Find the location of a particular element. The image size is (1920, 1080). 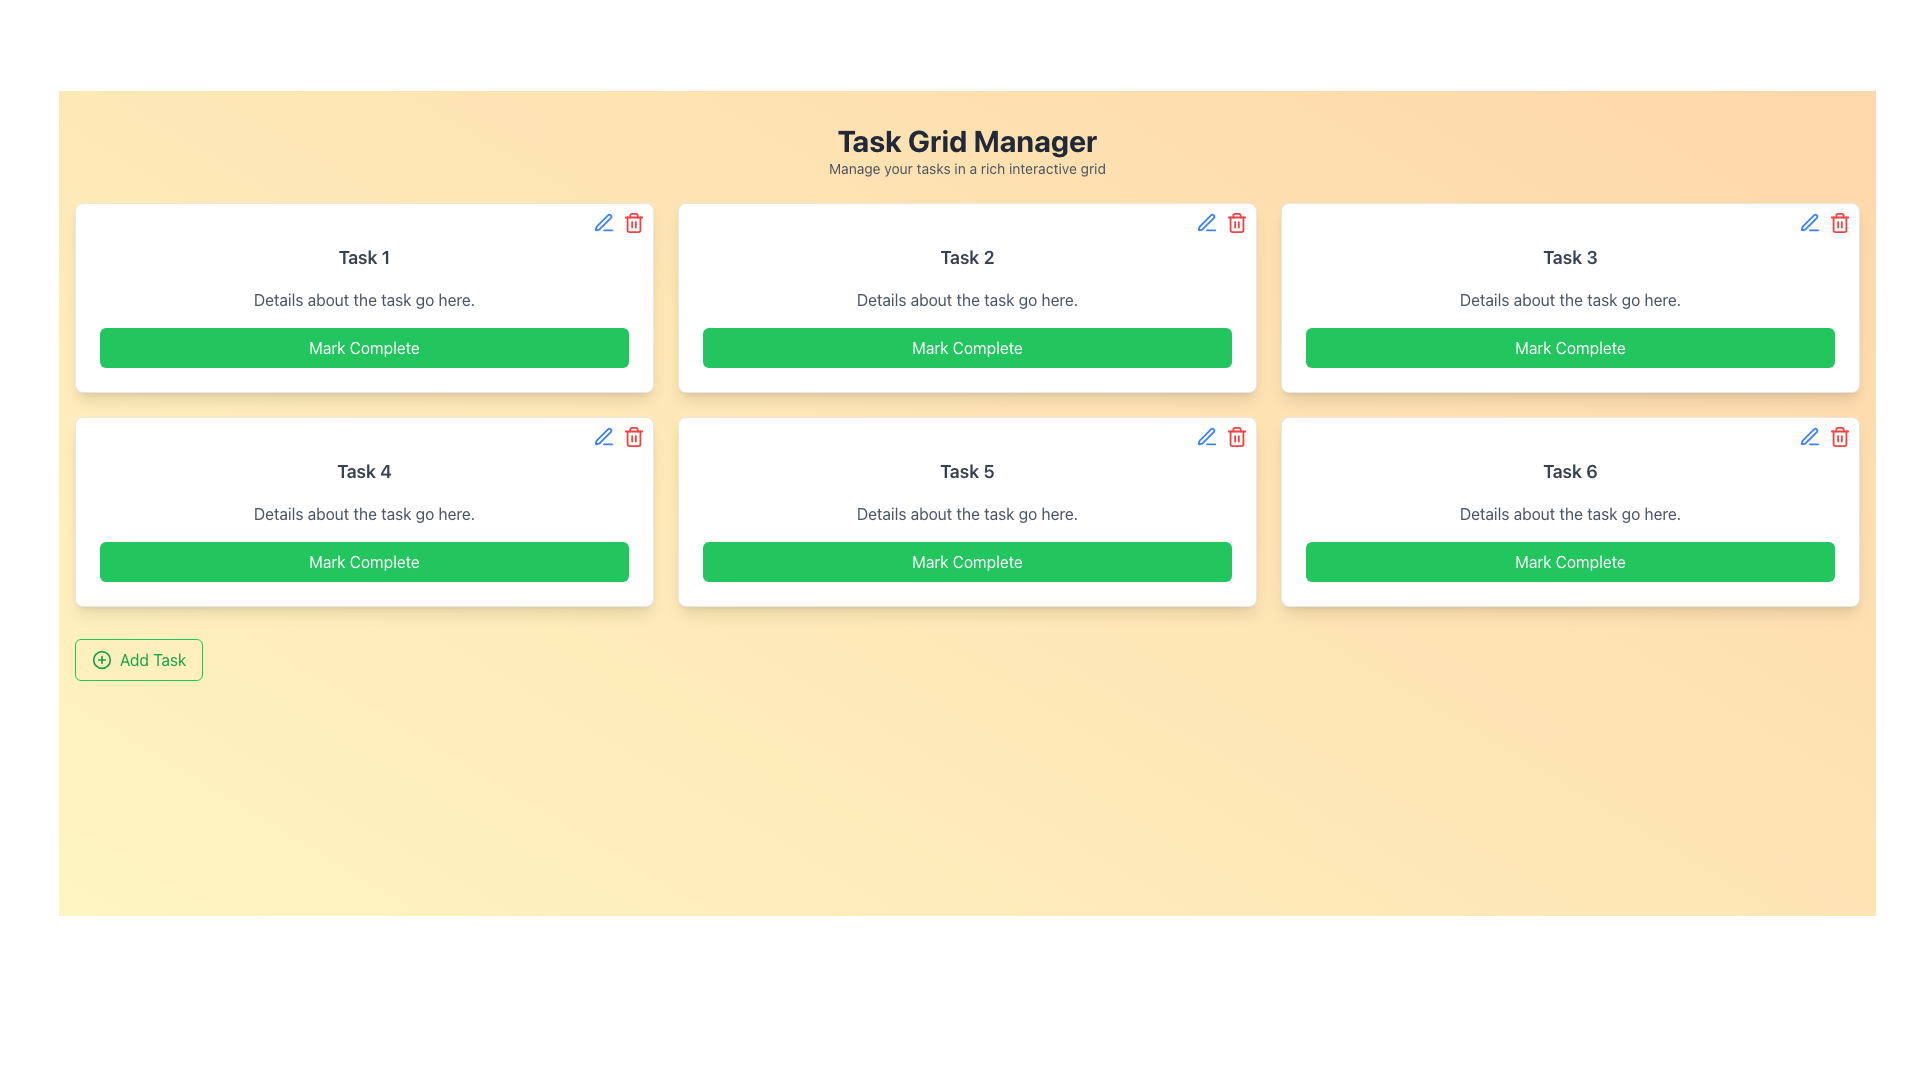

the delete button located as the second icon in the rightmost section of the top header of the task card is located at coordinates (1236, 435).